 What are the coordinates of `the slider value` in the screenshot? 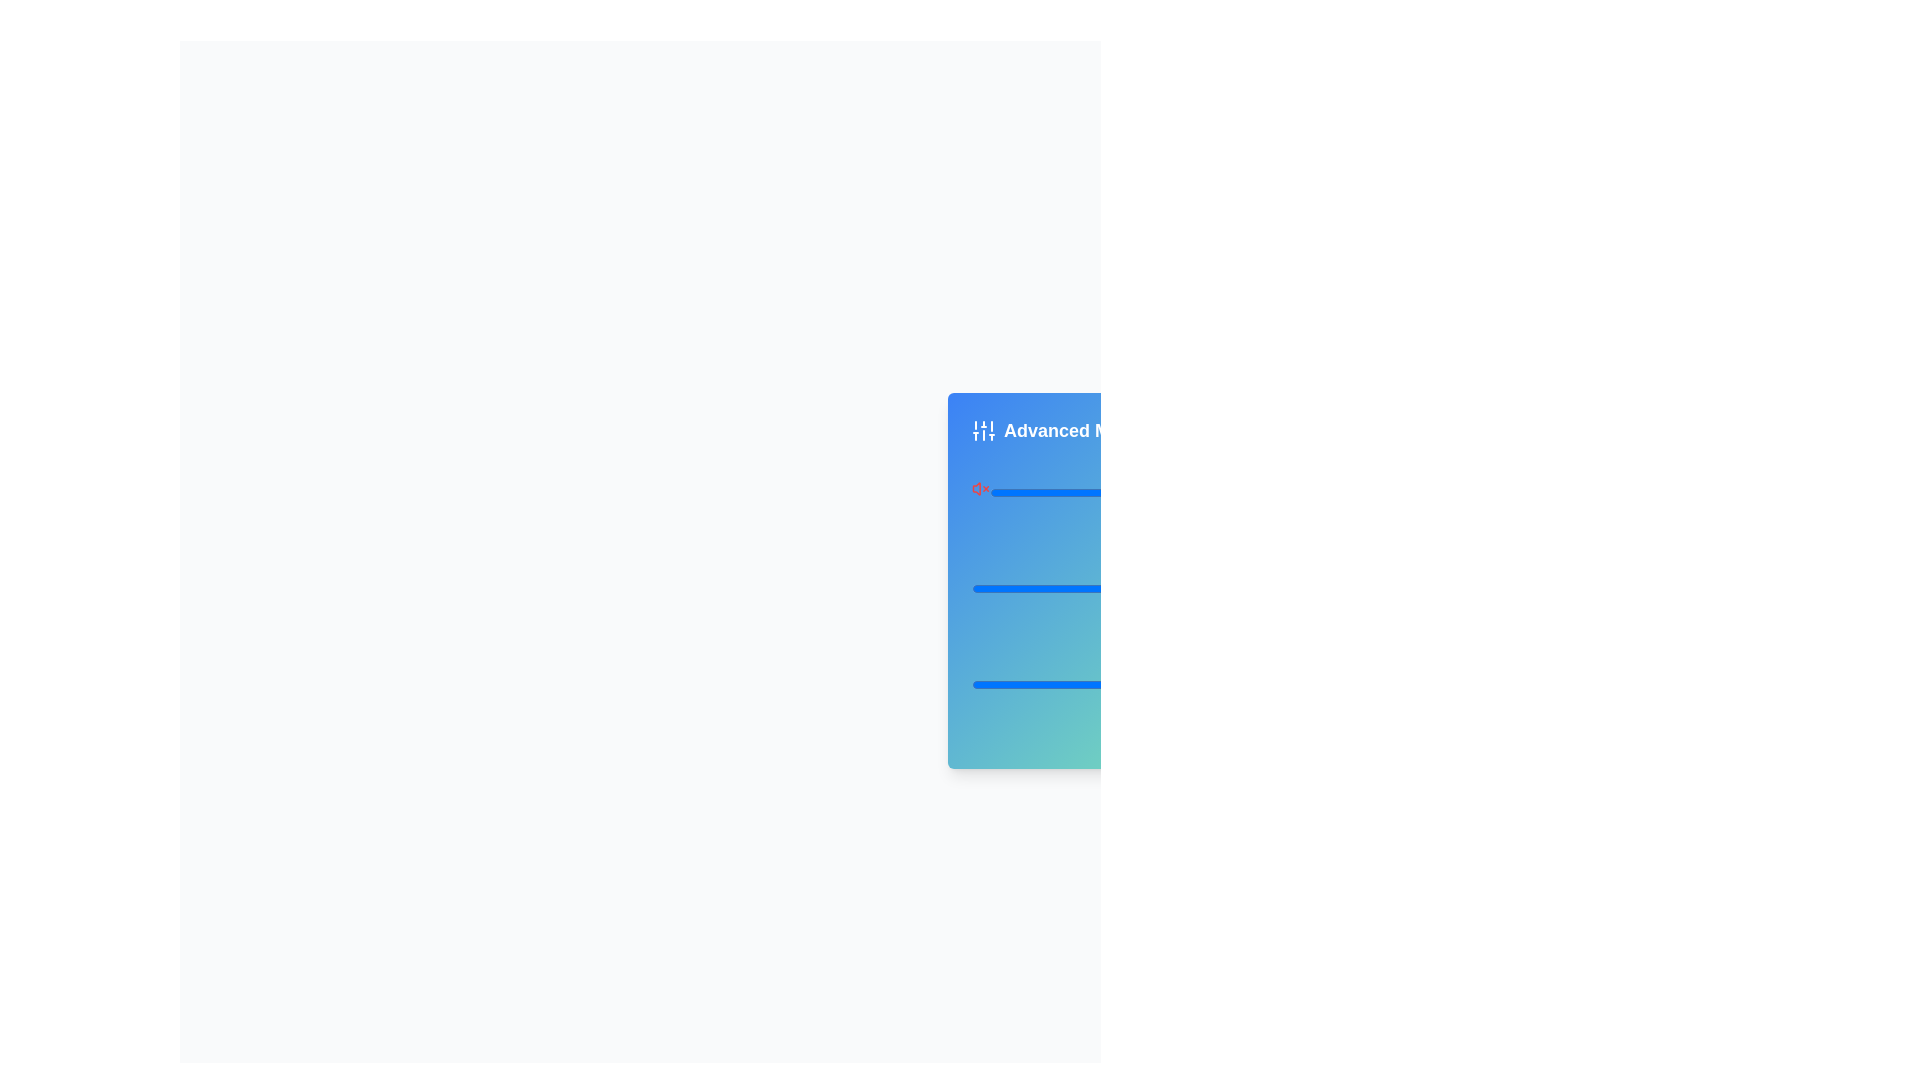 It's located at (1039, 588).